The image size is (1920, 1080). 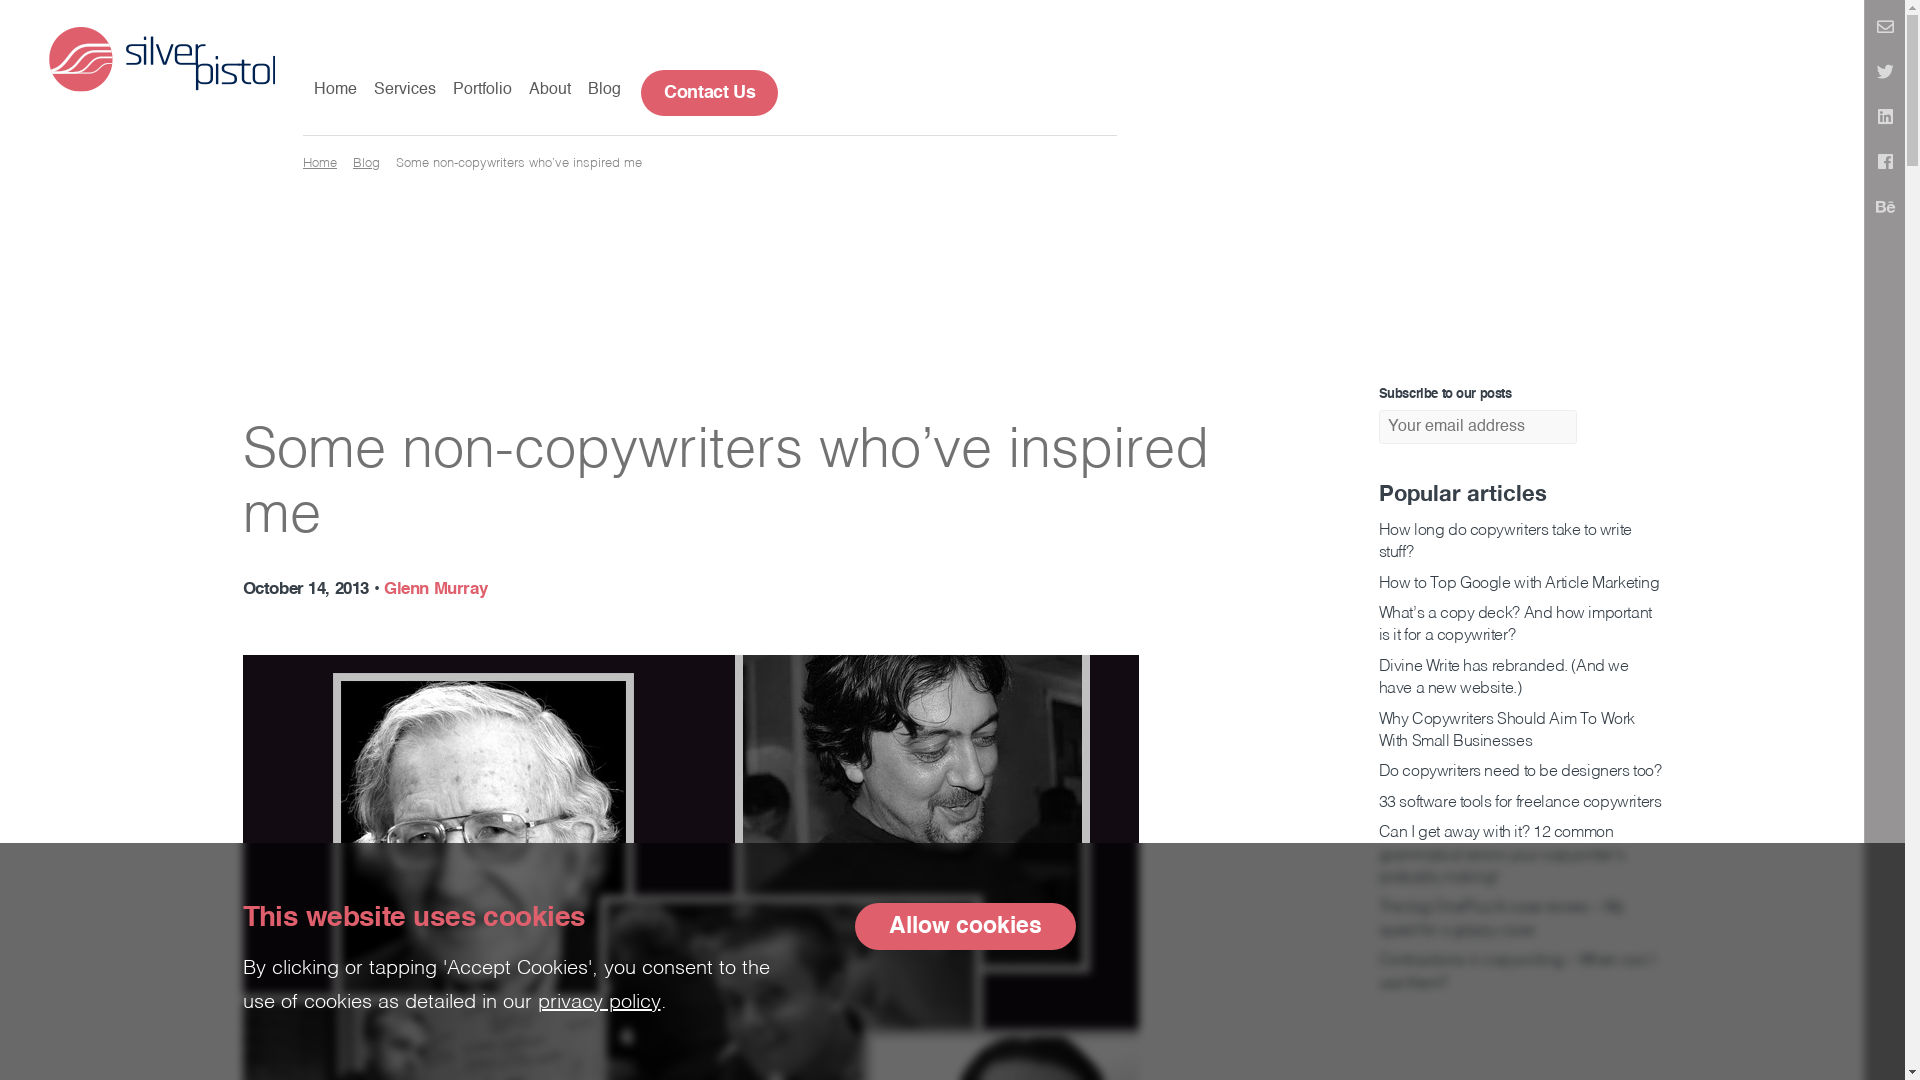 I want to click on 'See us on Facebook', so click(x=1884, y=163).